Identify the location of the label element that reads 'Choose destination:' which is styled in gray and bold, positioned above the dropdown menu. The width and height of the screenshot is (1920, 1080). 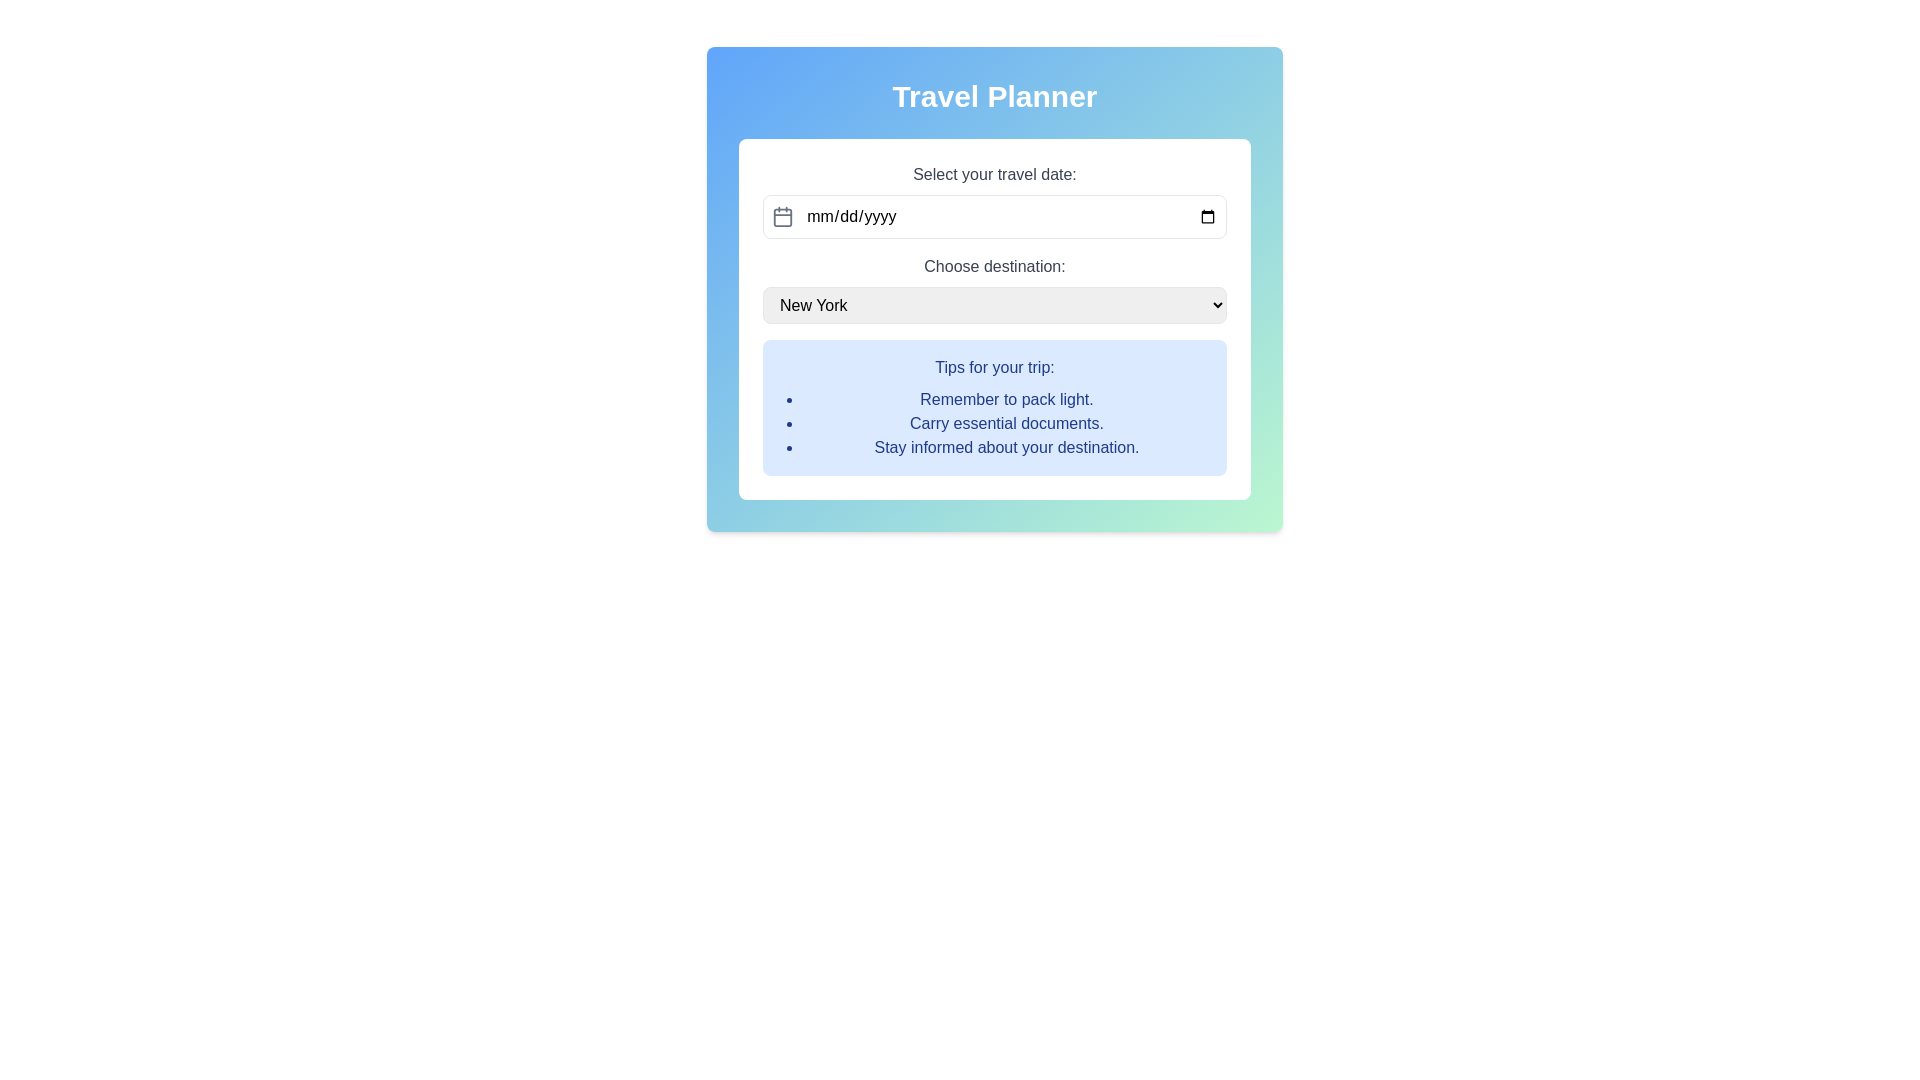
(994, 265).